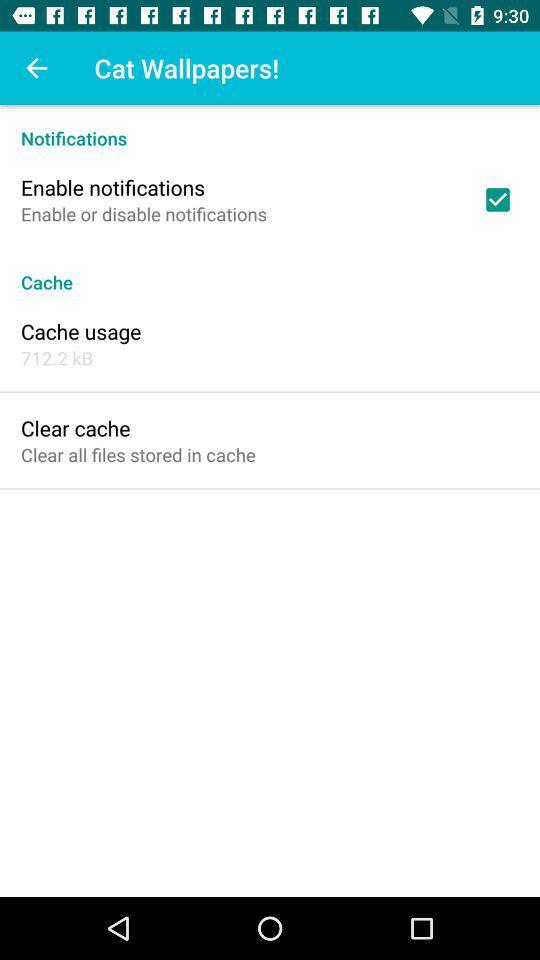 This screenshot has width=540, height=960. I want to click on the icon above the notifications icon, so click(36, 68).